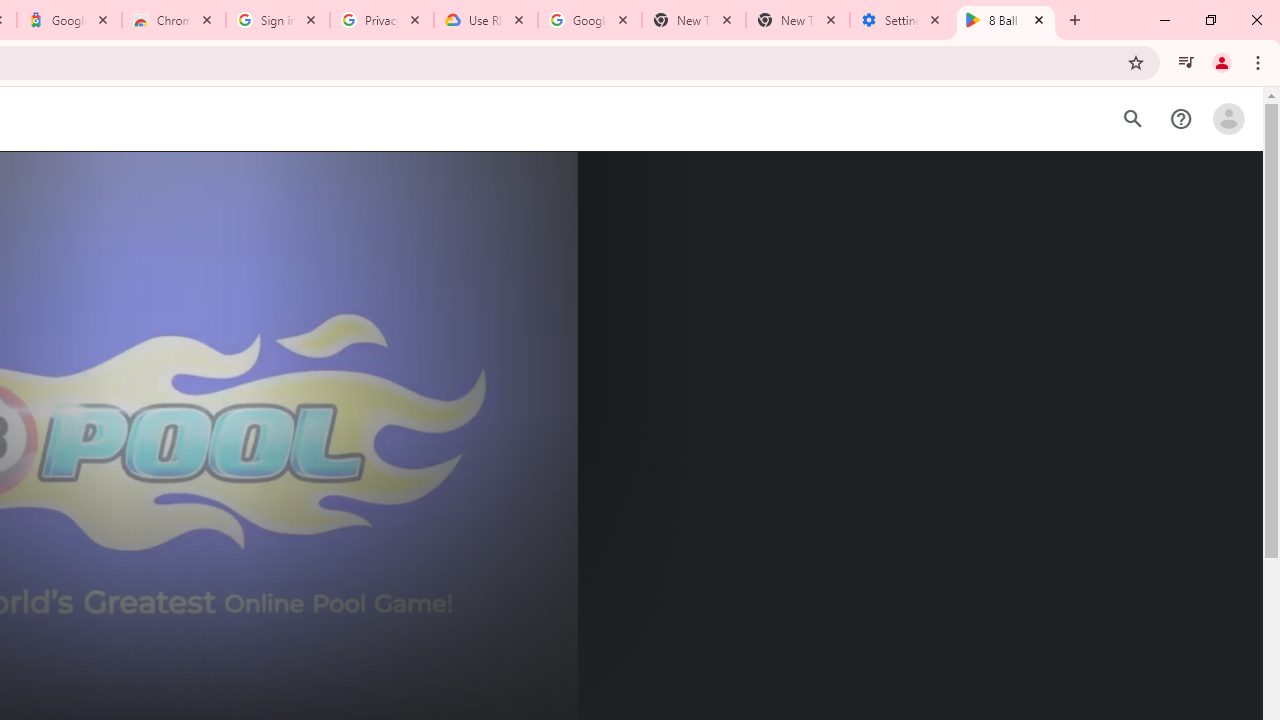 Image resolution: width=1280 pixels, height=720 pixels. I want to click on '8 Ball Pool - Apps on Google Play', so click(1006, 20).